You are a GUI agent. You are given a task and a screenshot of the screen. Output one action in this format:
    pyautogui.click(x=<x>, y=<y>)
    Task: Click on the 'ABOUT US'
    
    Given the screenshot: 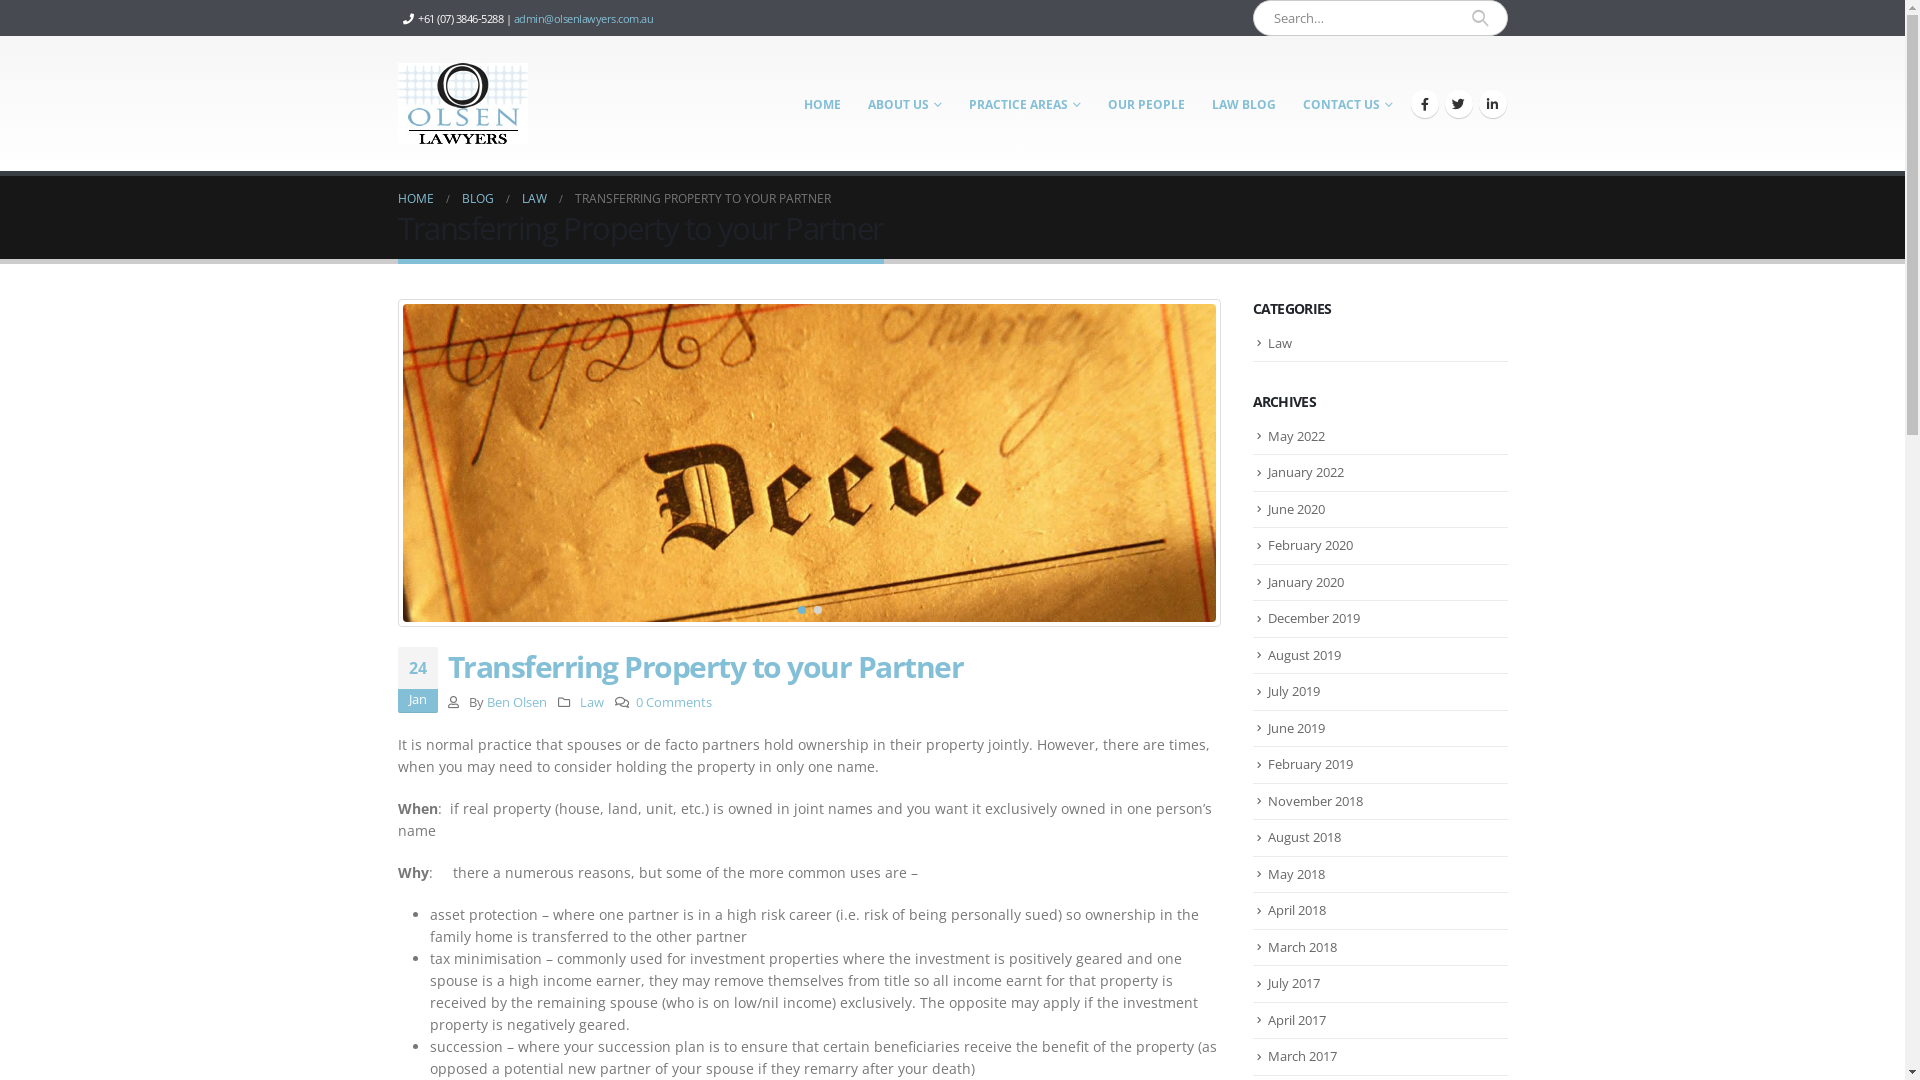 What is the action you would take?
    pyautogui.click(x=902, y=104)
    